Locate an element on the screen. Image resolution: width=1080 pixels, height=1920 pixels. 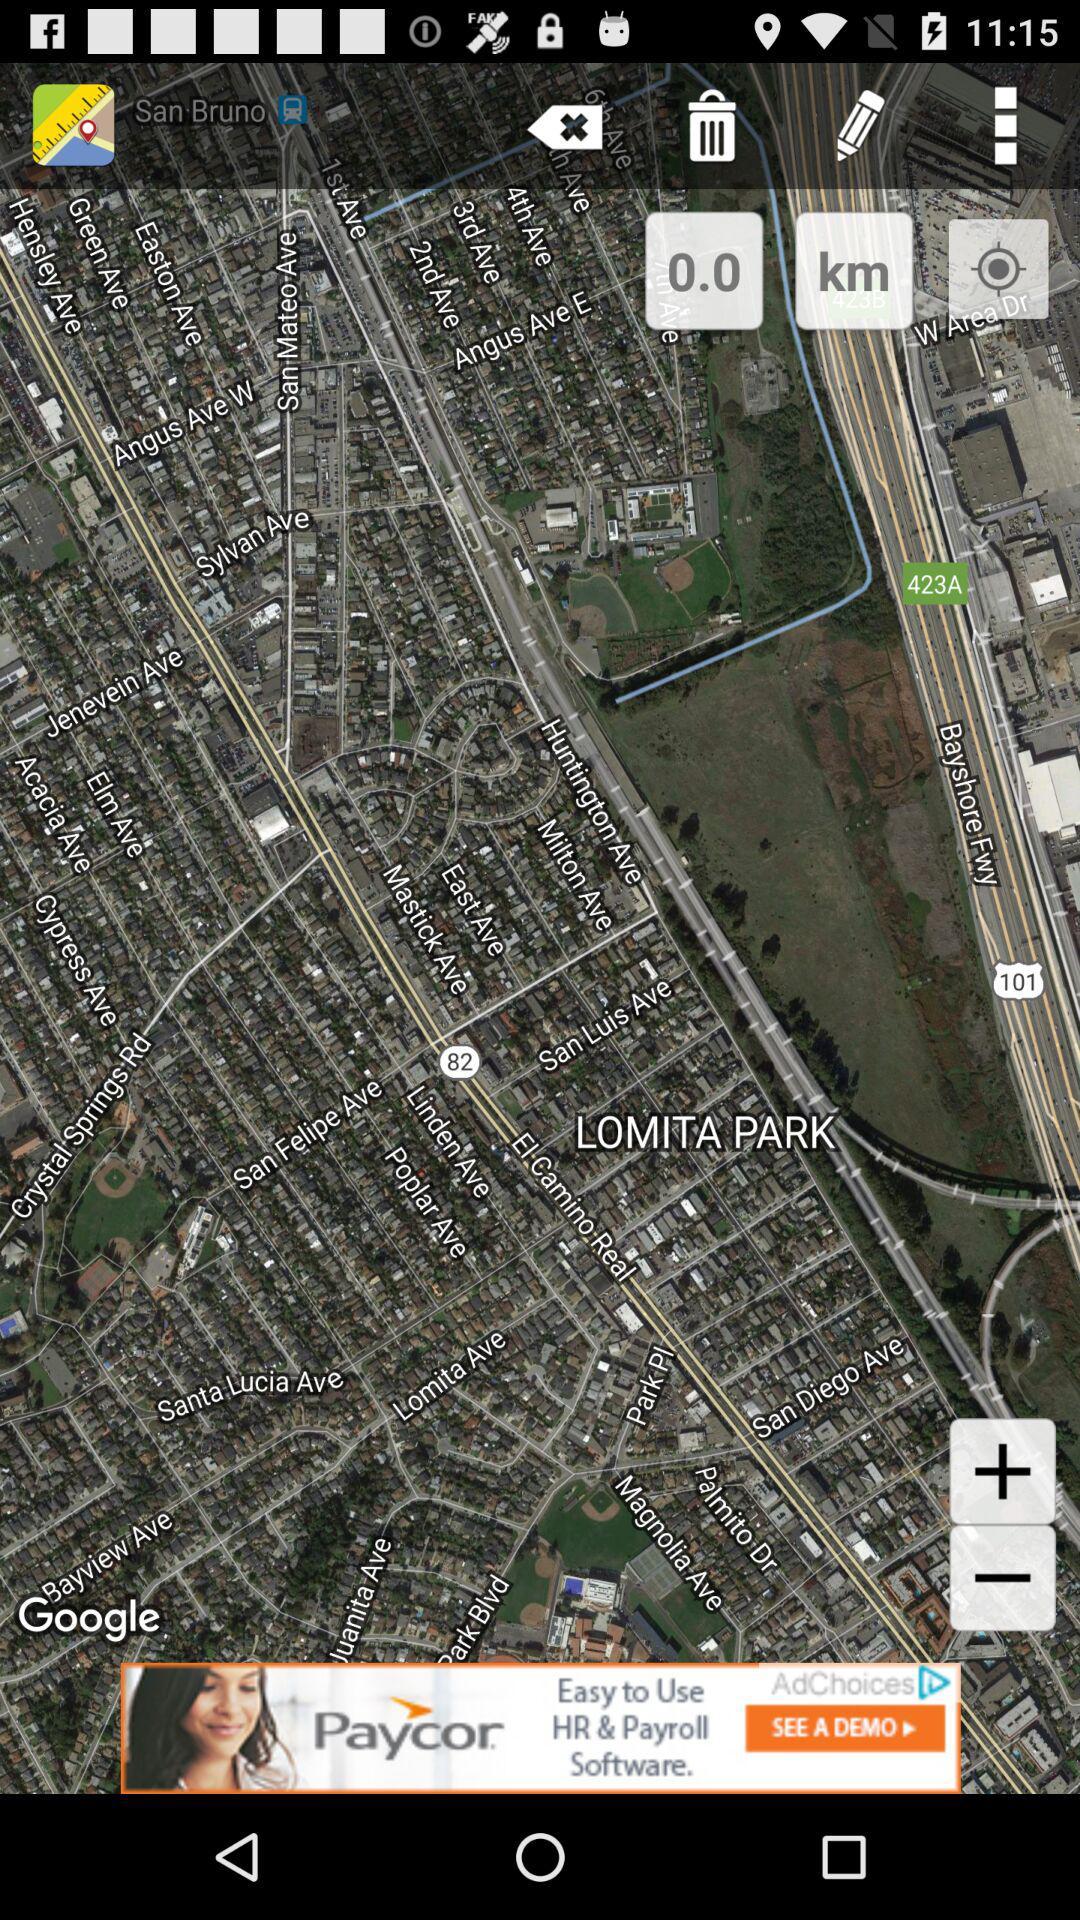
the place holder image from the top left is located at coordinates (72, 124).